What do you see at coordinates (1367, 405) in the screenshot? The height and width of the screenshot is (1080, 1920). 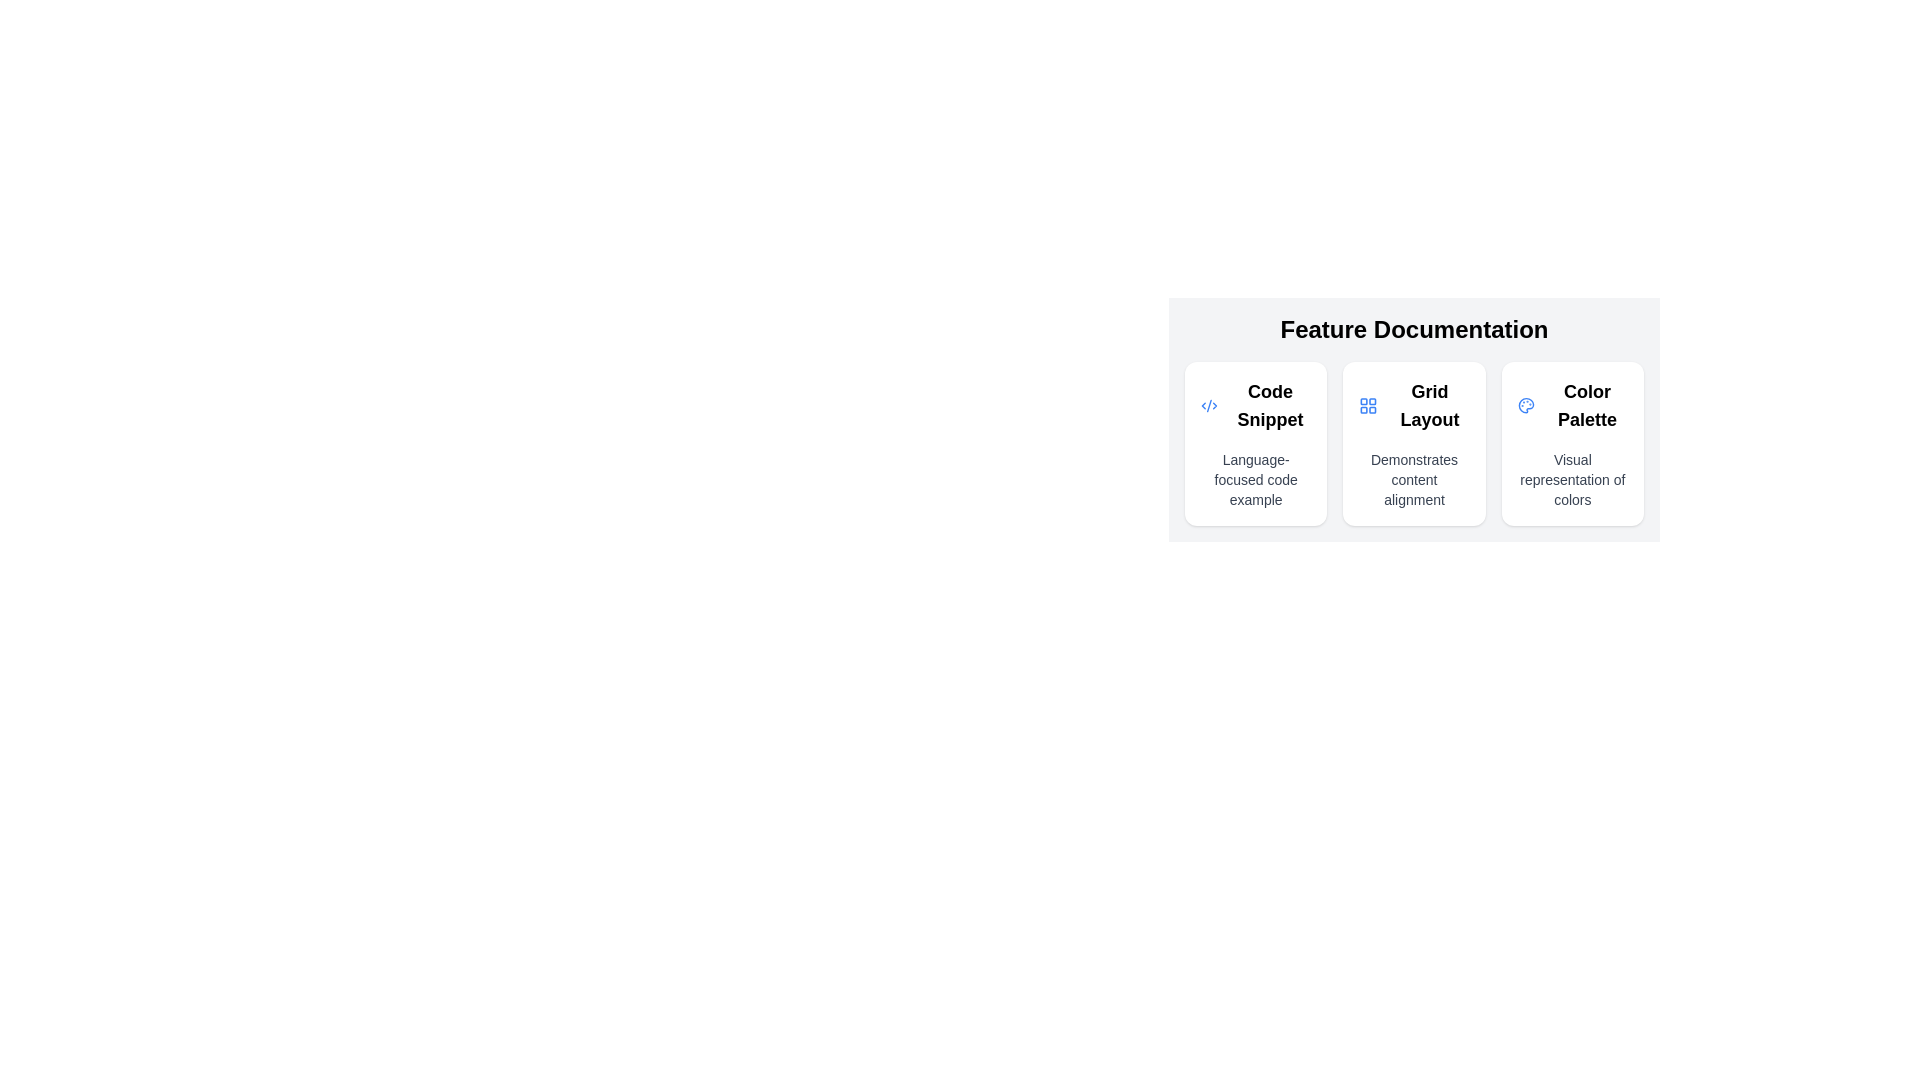 I see `the grid icon element, which consists of four rounded rectangles arranged in a 2x2 grid layout and is located to the left of the text label 'Grid Layout'` at bounding box center [1367, 405].